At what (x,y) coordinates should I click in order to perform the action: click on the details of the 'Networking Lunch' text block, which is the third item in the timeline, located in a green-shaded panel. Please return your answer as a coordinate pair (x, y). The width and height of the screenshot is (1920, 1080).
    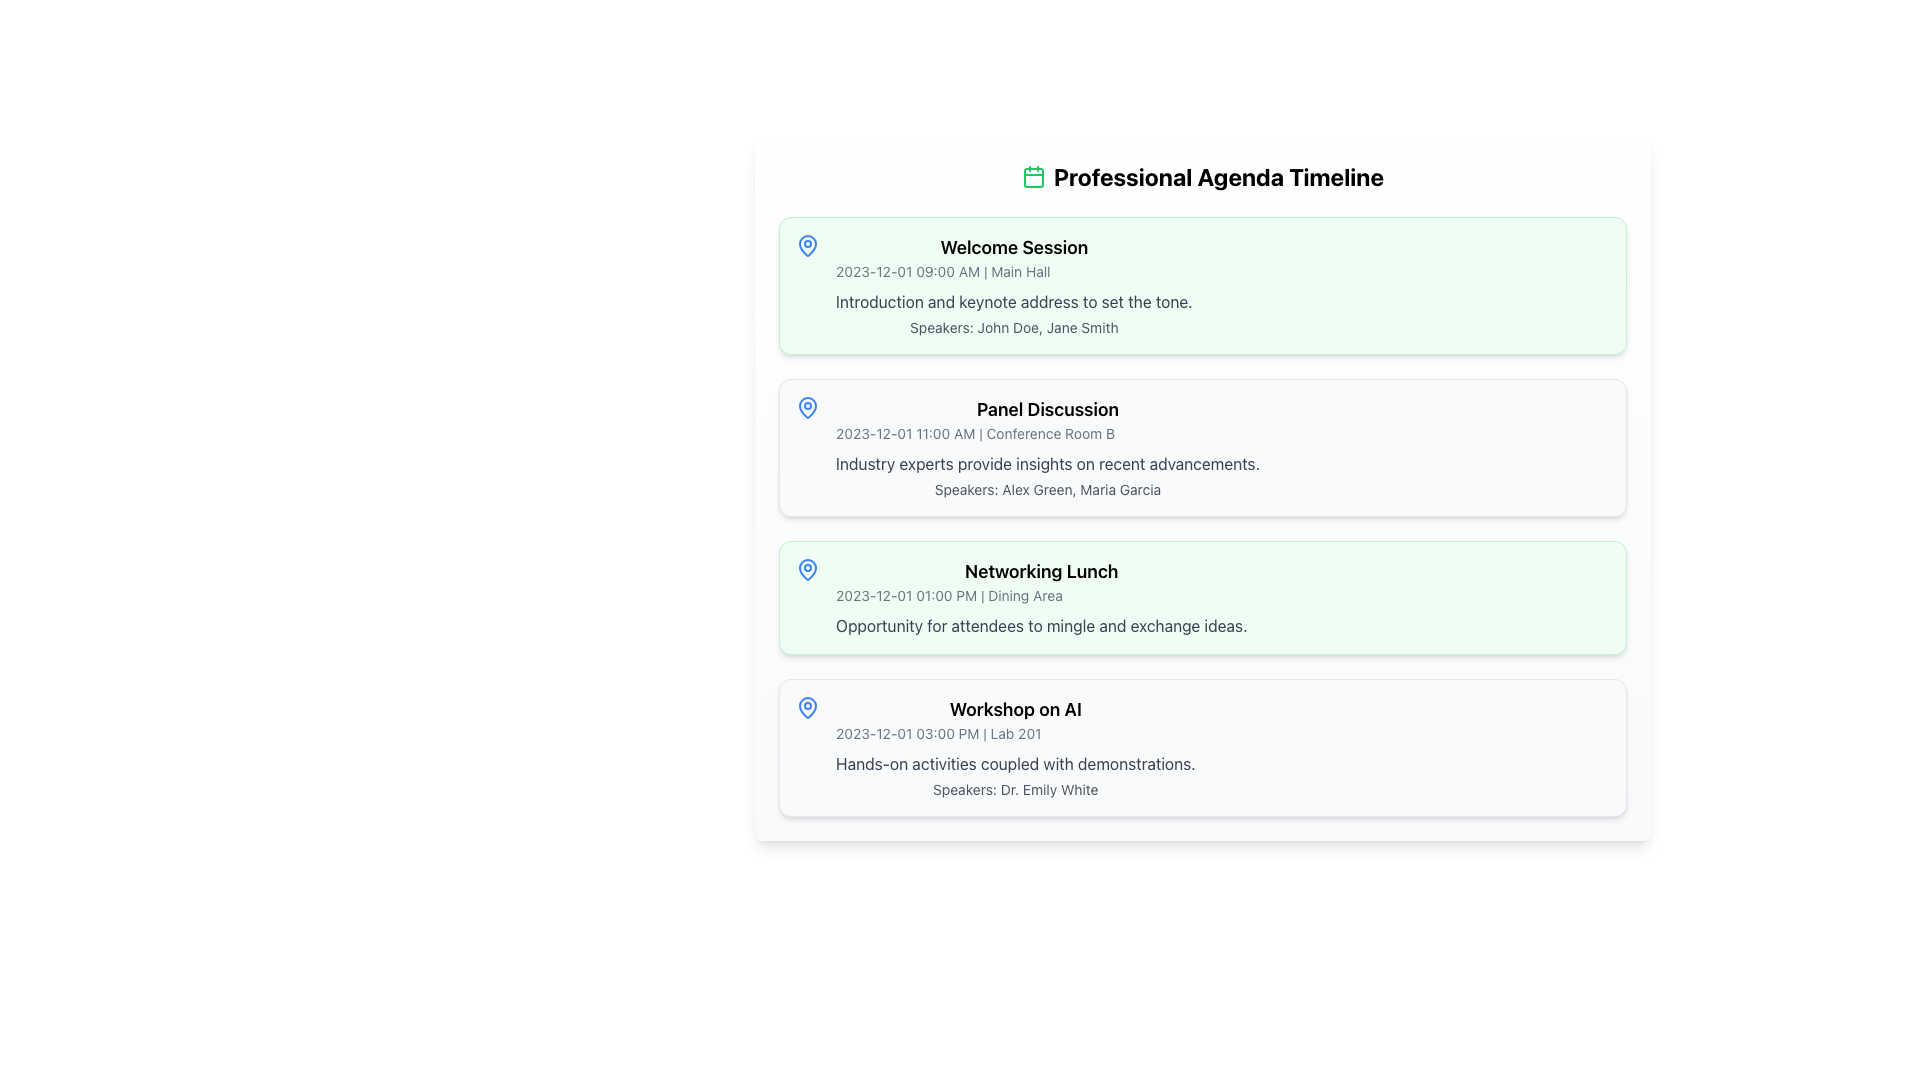
    Looking at the image, I should click on (1202, 596).